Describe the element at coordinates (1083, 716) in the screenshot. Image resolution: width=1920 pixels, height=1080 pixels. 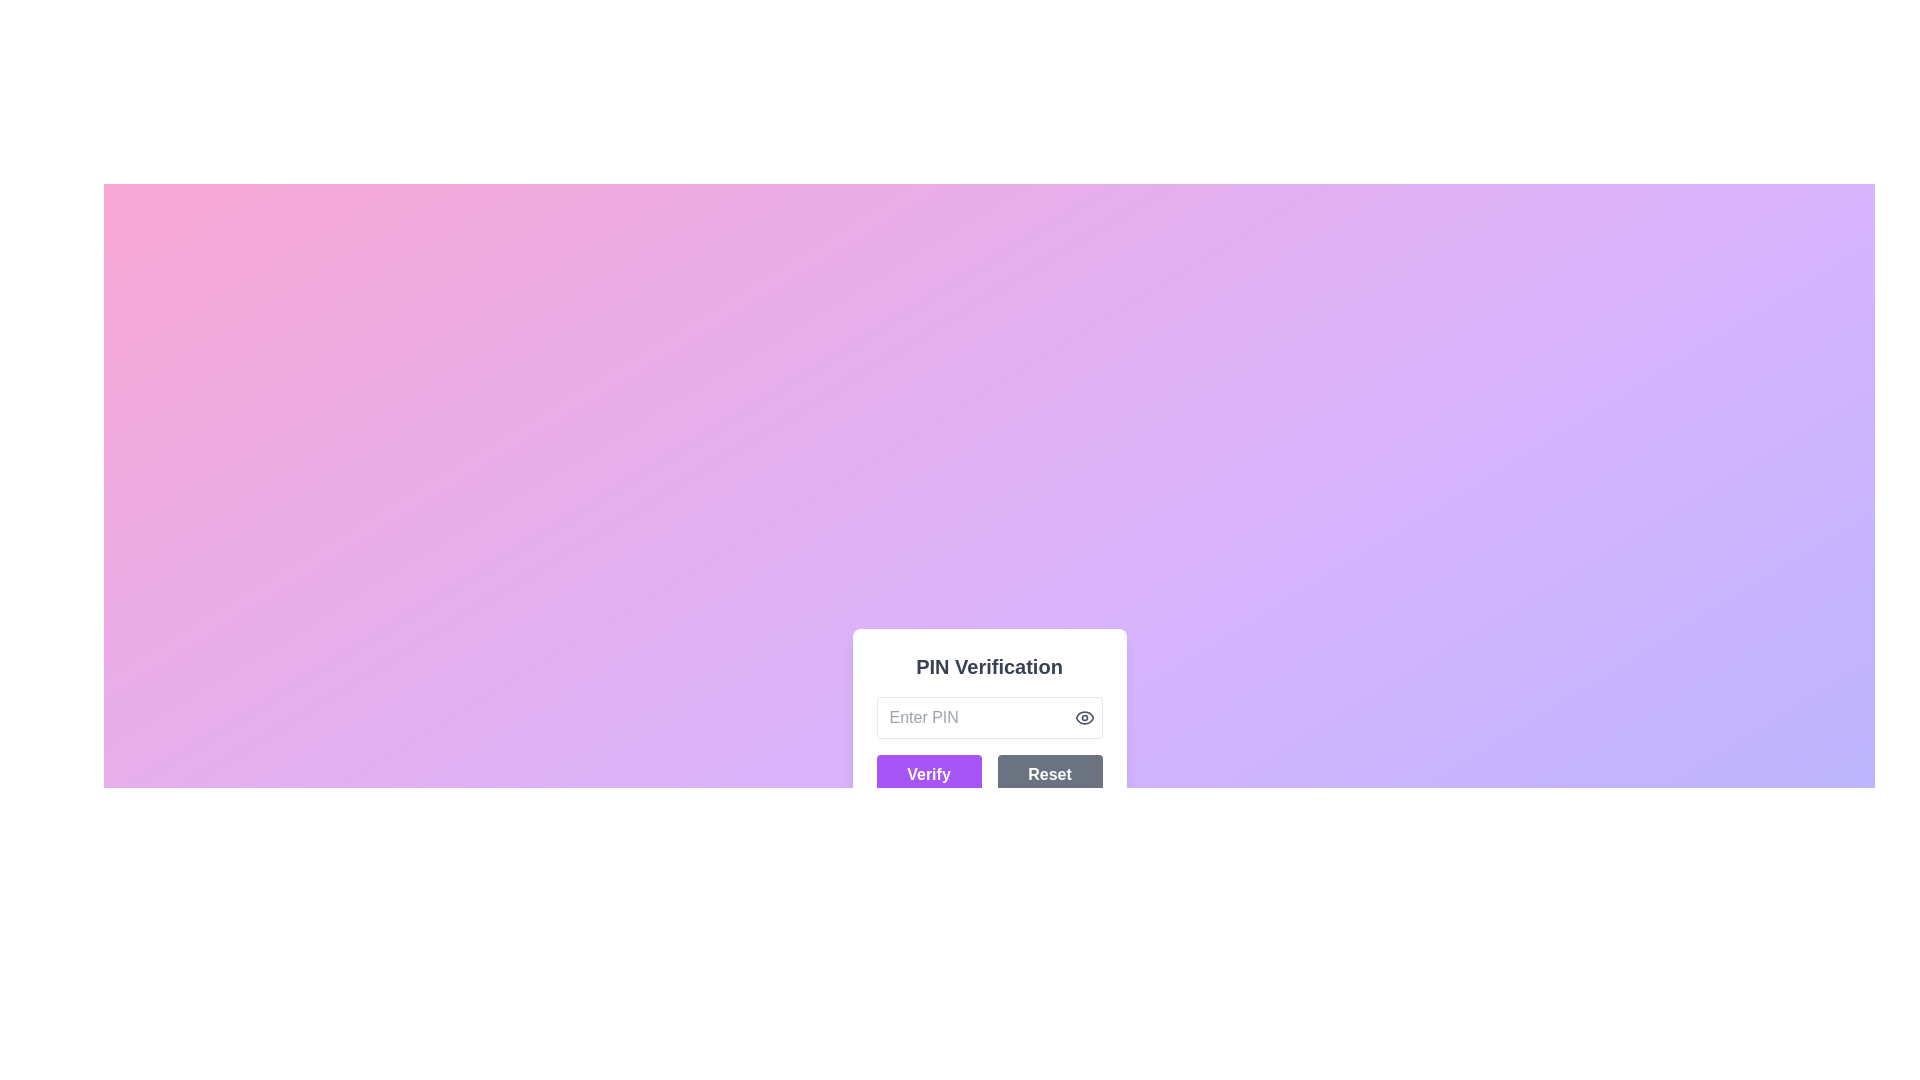
I see `the circular button with an eye icon` at that location.